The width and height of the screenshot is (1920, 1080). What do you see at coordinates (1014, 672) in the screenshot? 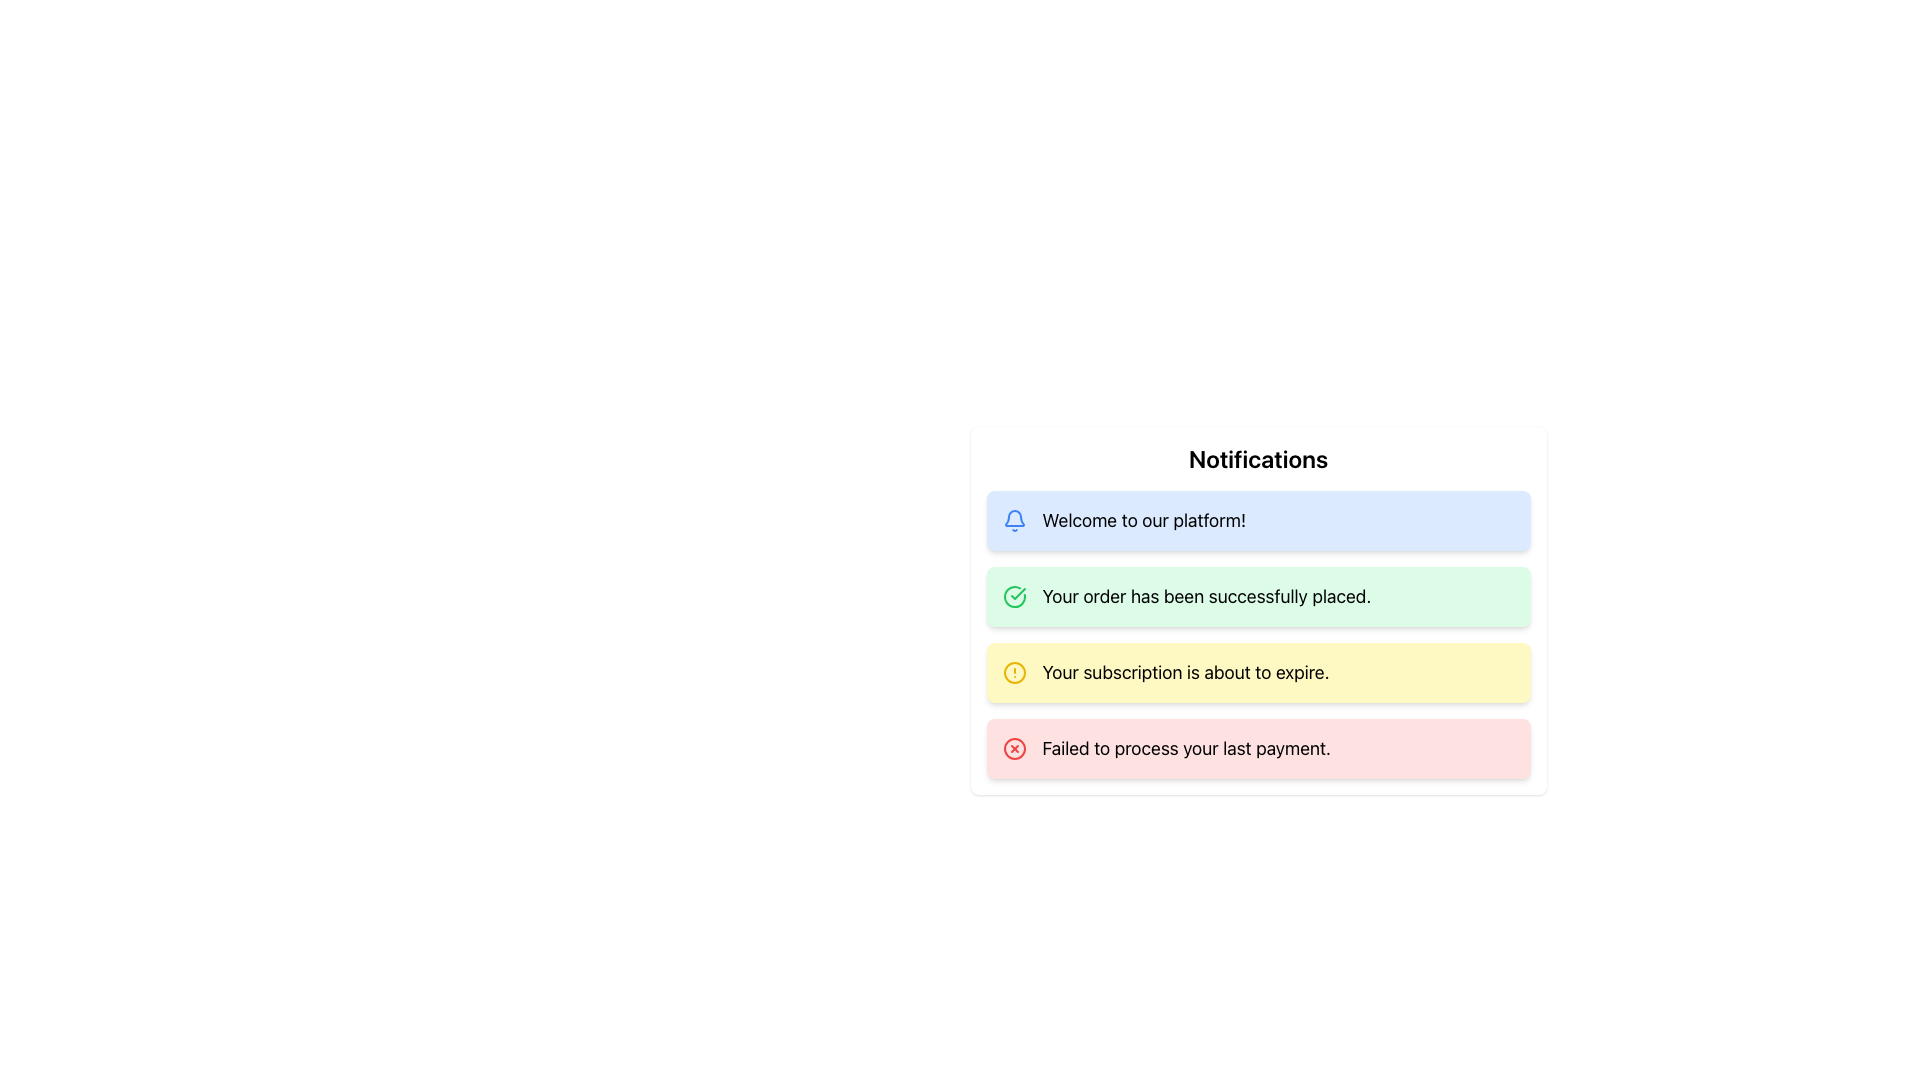
I see `the circular alert icon with a yellow outline and an exclamation mark, located to the left of the text 'Your subscription is about to expire.' in the third notification of the panel` at bounding box center [1014, 672].